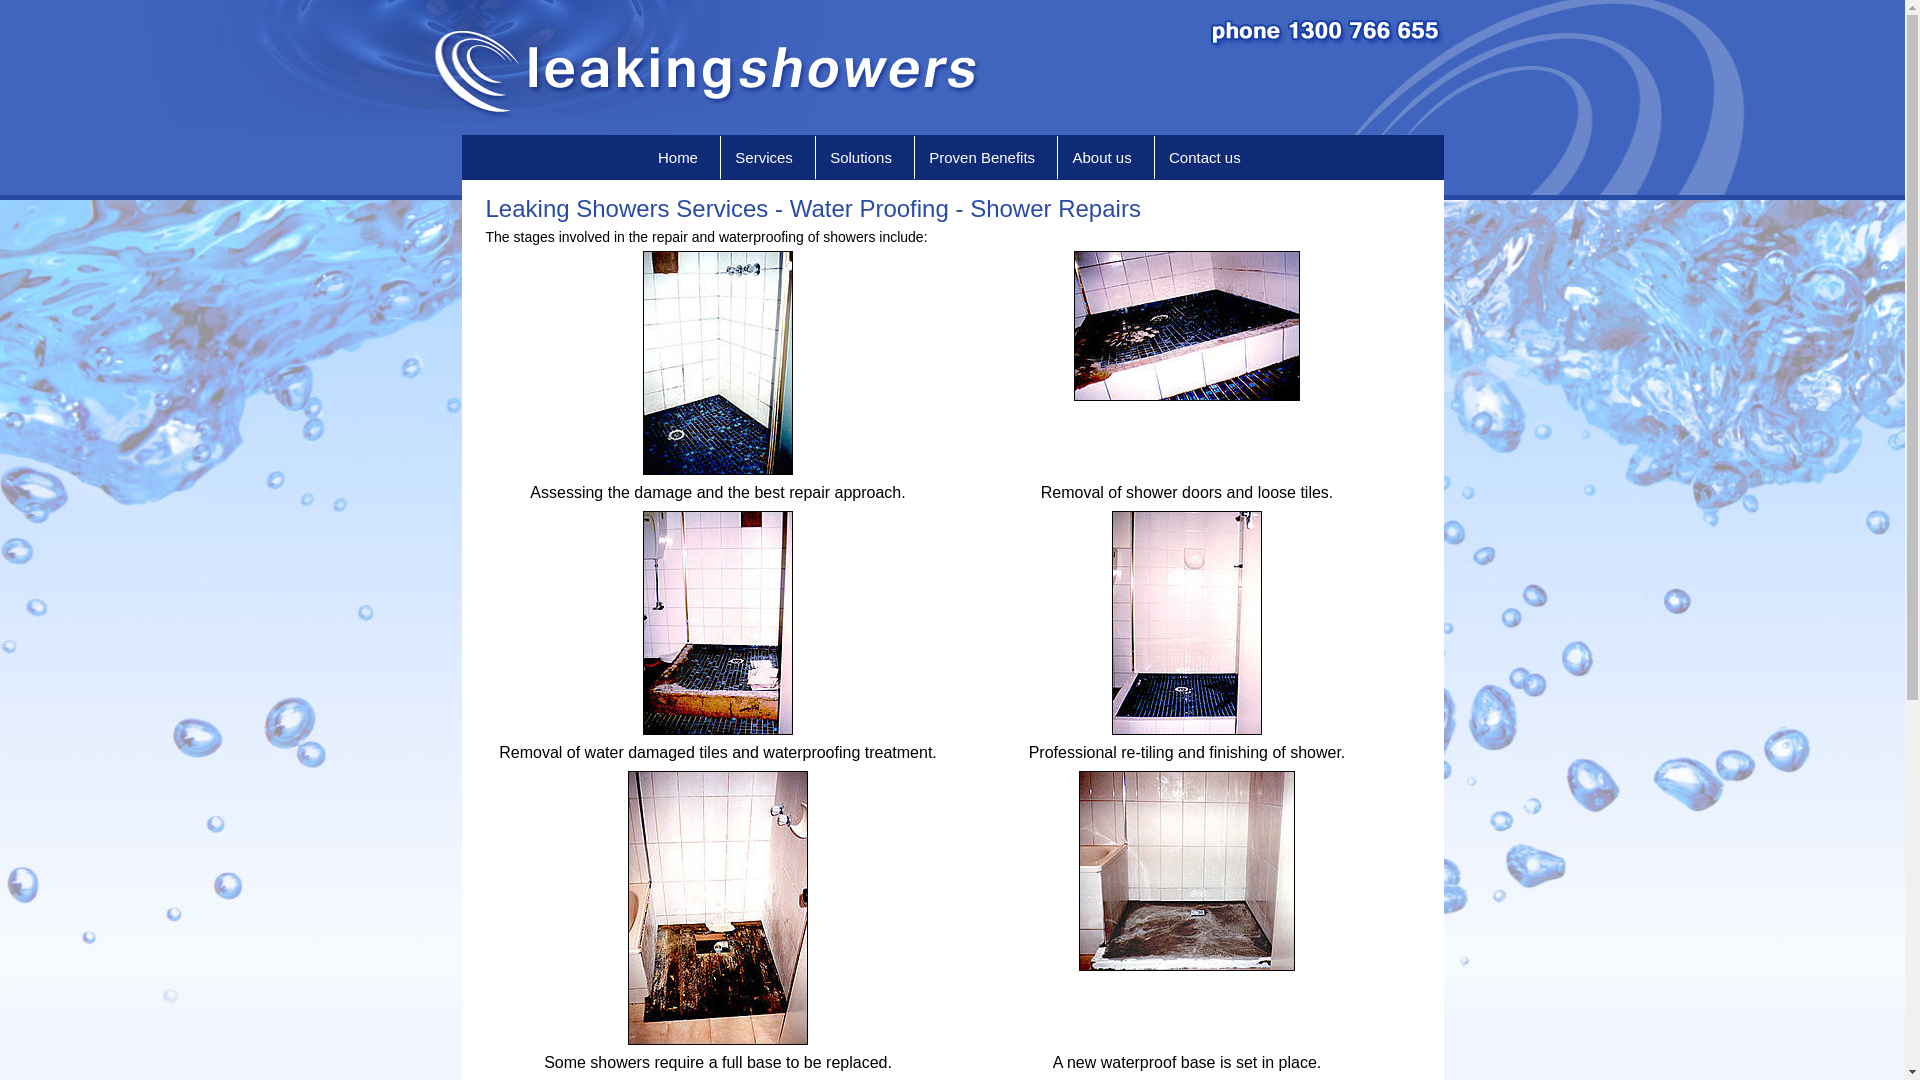 This screenshot has height=1080, width=1920. I want to click on 'Contact us  ', so click(1208, 156).